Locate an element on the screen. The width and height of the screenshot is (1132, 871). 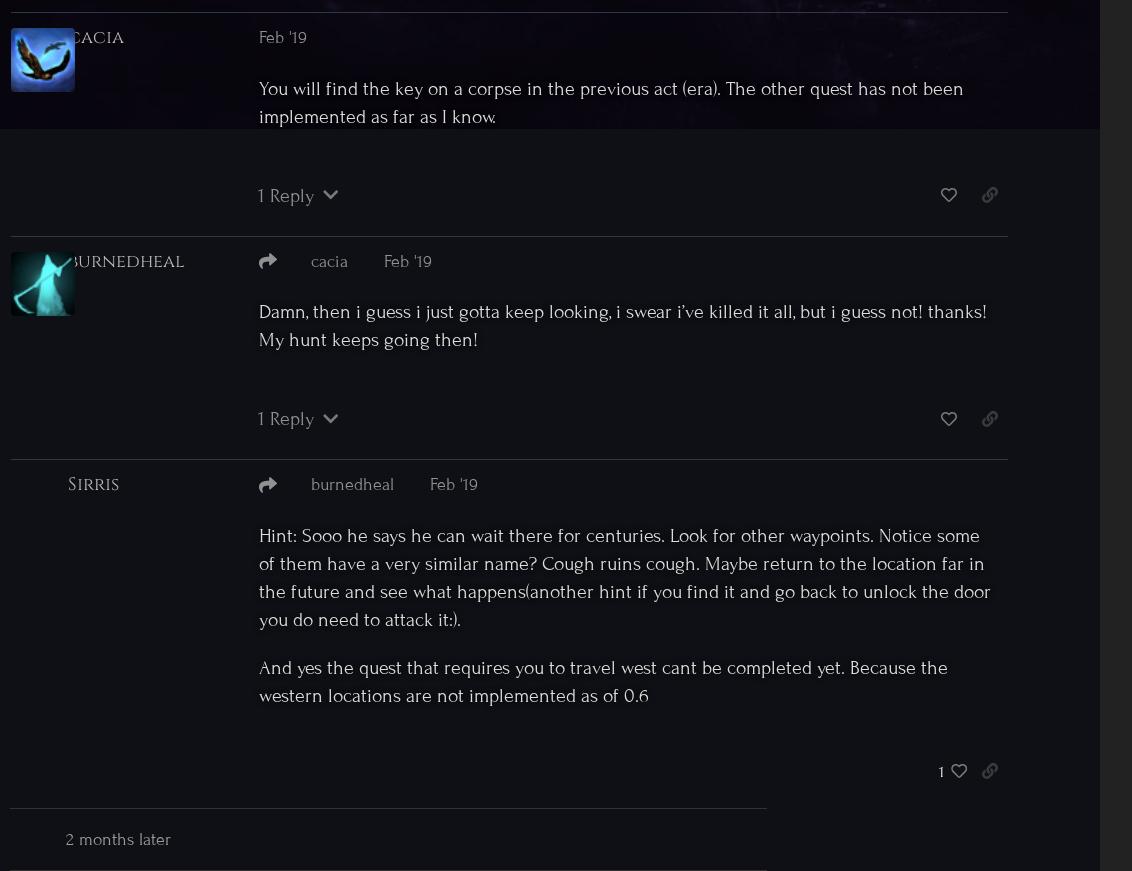
'You will find the key on a corpse in the previous act (era). The other quest has not been implemented as far as I know.' is located at coordinates (610, 100).